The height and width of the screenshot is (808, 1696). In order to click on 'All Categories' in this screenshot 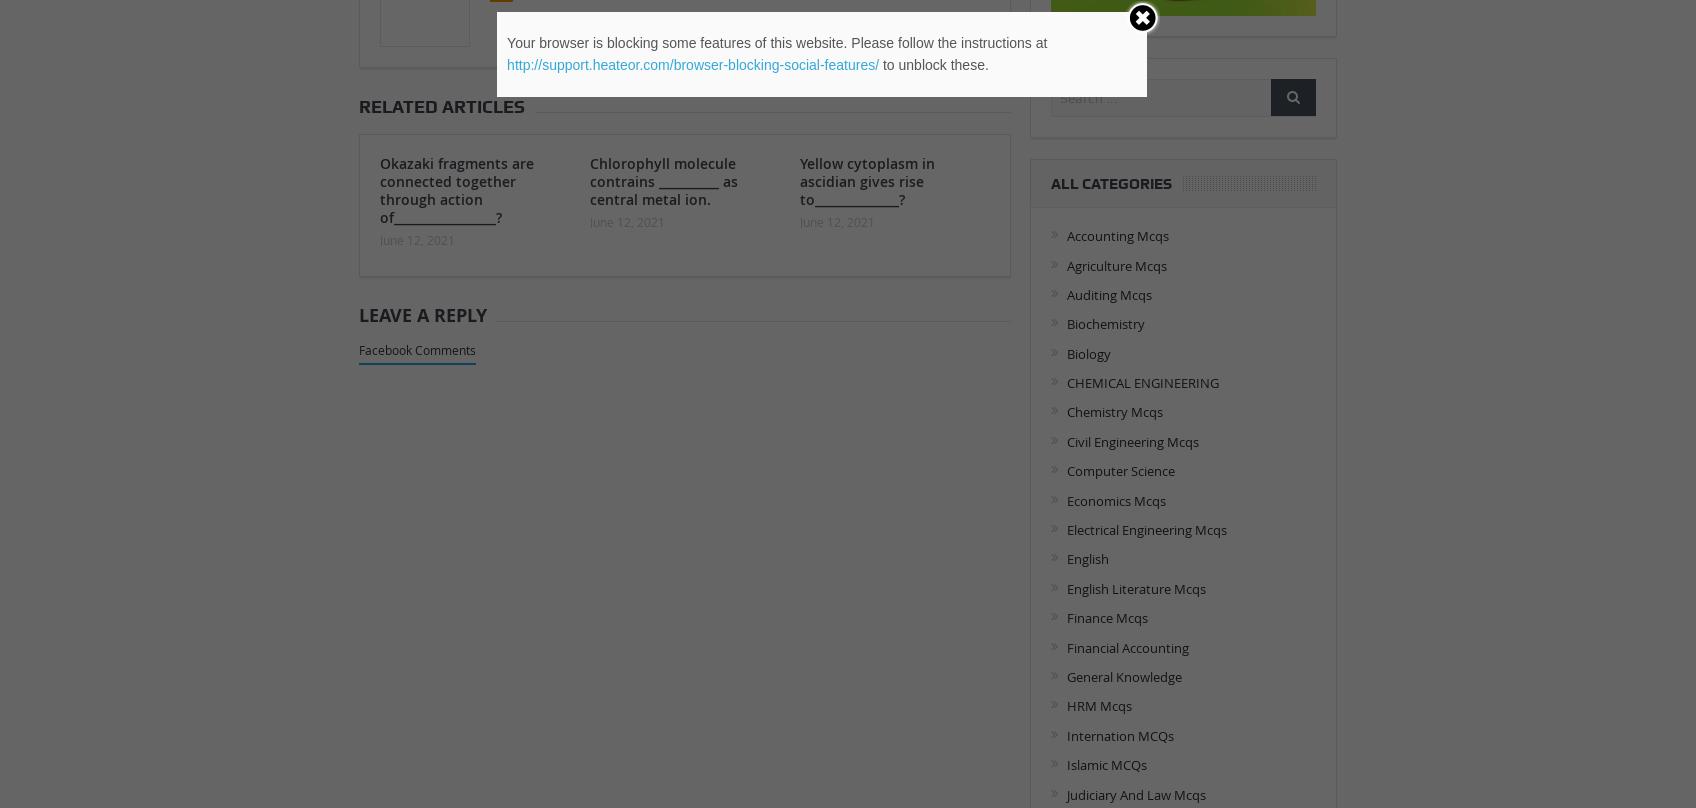, I will do `click(1110, 182)`.